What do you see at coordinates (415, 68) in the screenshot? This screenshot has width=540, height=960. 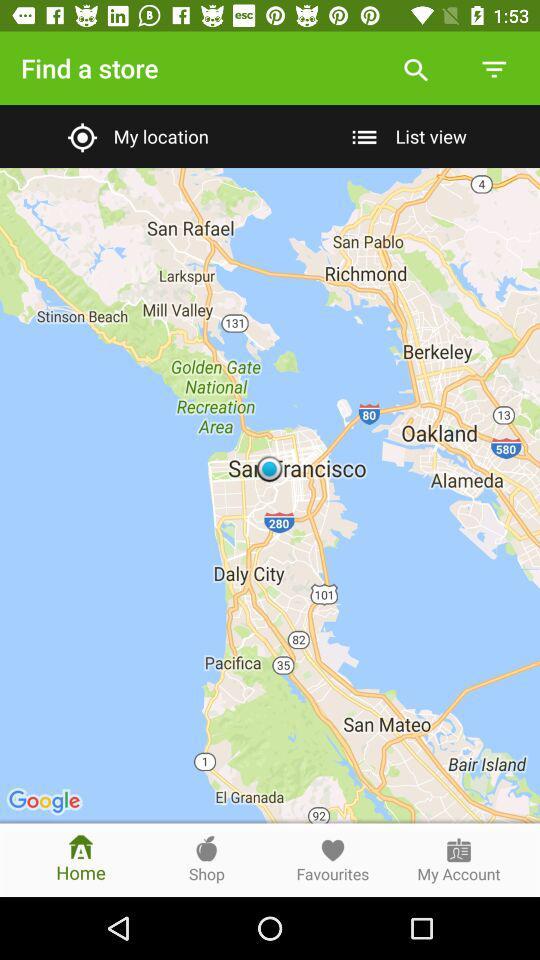 I see `the item above list view` at bounding box center [415, 68].